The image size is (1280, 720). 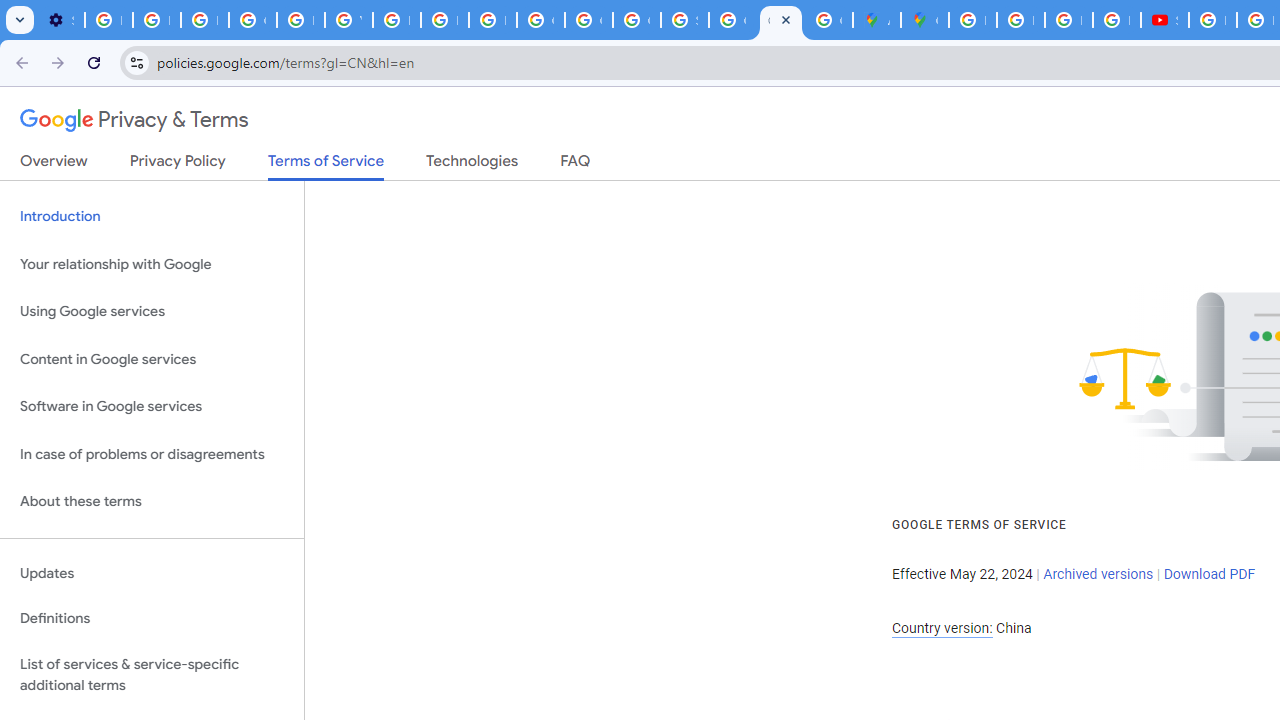 What do you see at coordinates (941, 627) in the screenshot?
I see `'Country version:'` at bounding box center [941, 627].